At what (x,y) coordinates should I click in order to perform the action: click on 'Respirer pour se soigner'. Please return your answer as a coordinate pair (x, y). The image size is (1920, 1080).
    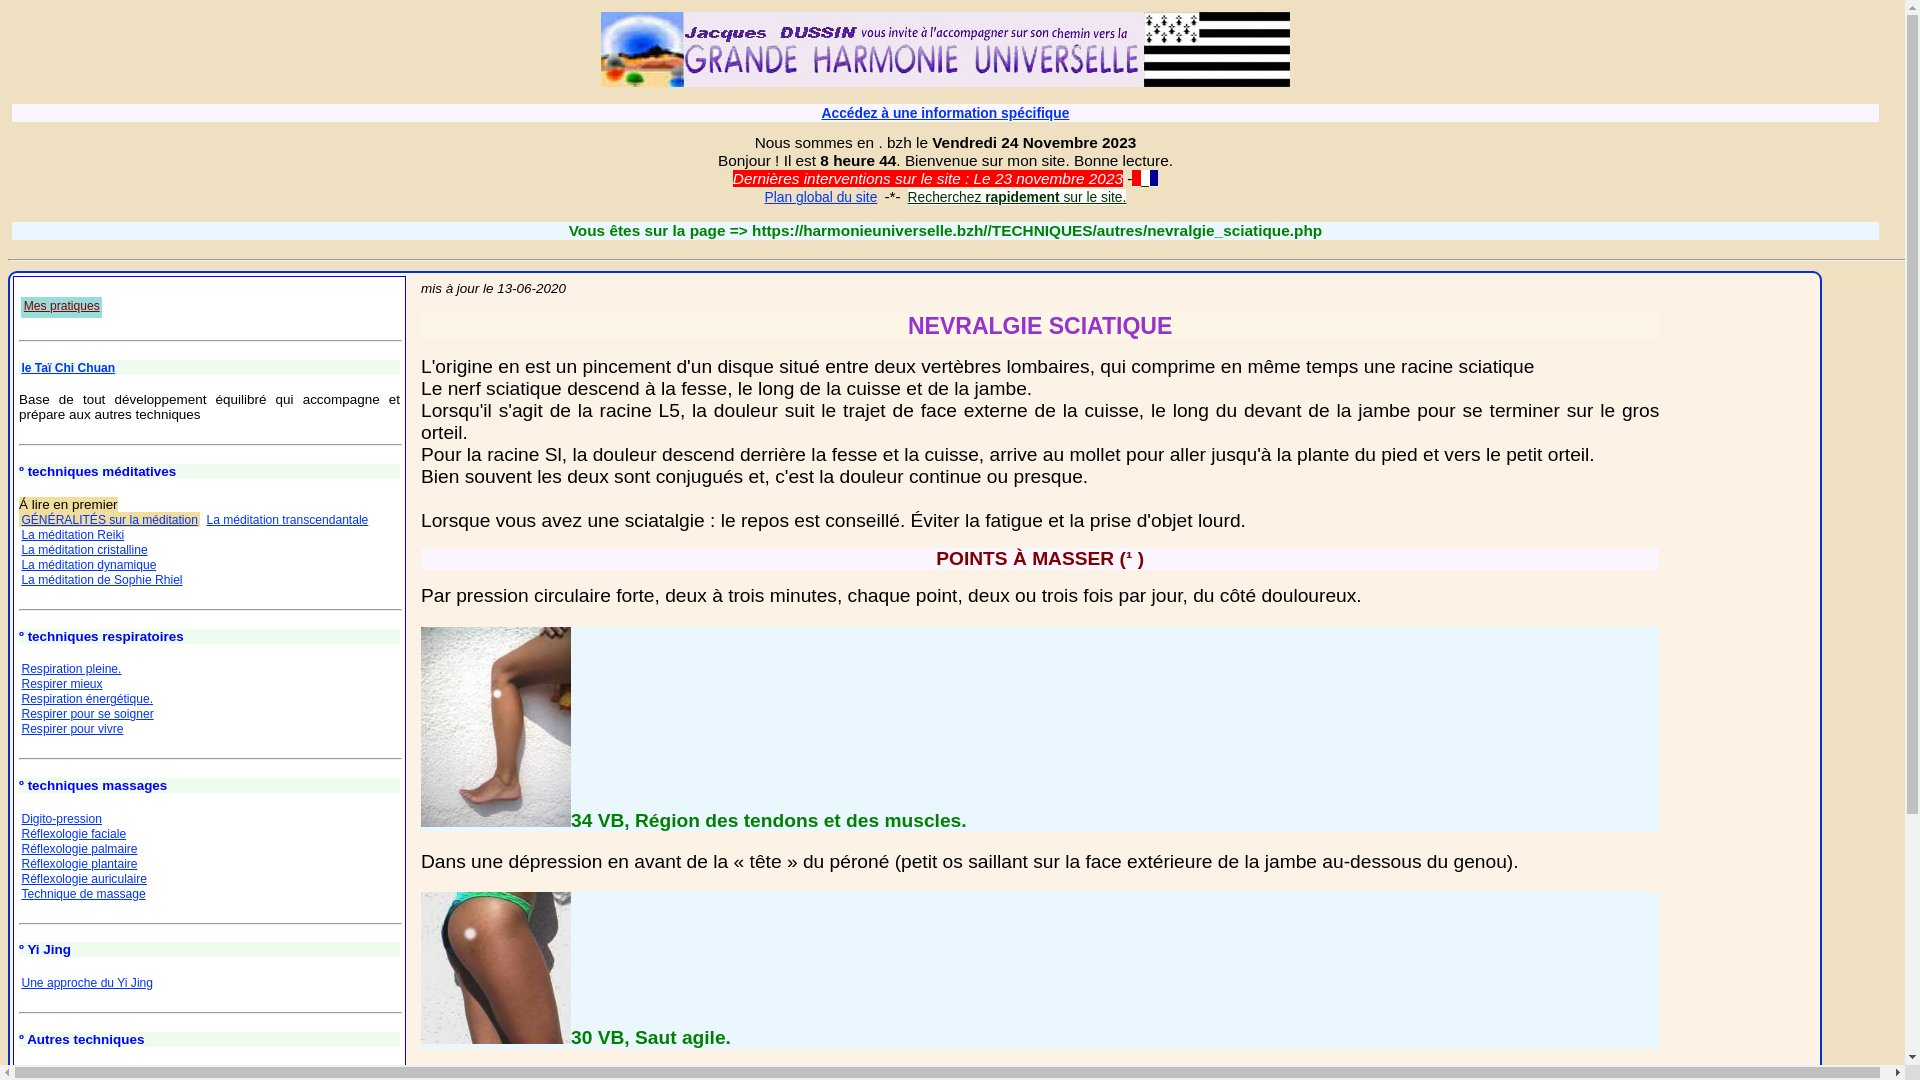
    Looking at the image, I should click on (85, 712).